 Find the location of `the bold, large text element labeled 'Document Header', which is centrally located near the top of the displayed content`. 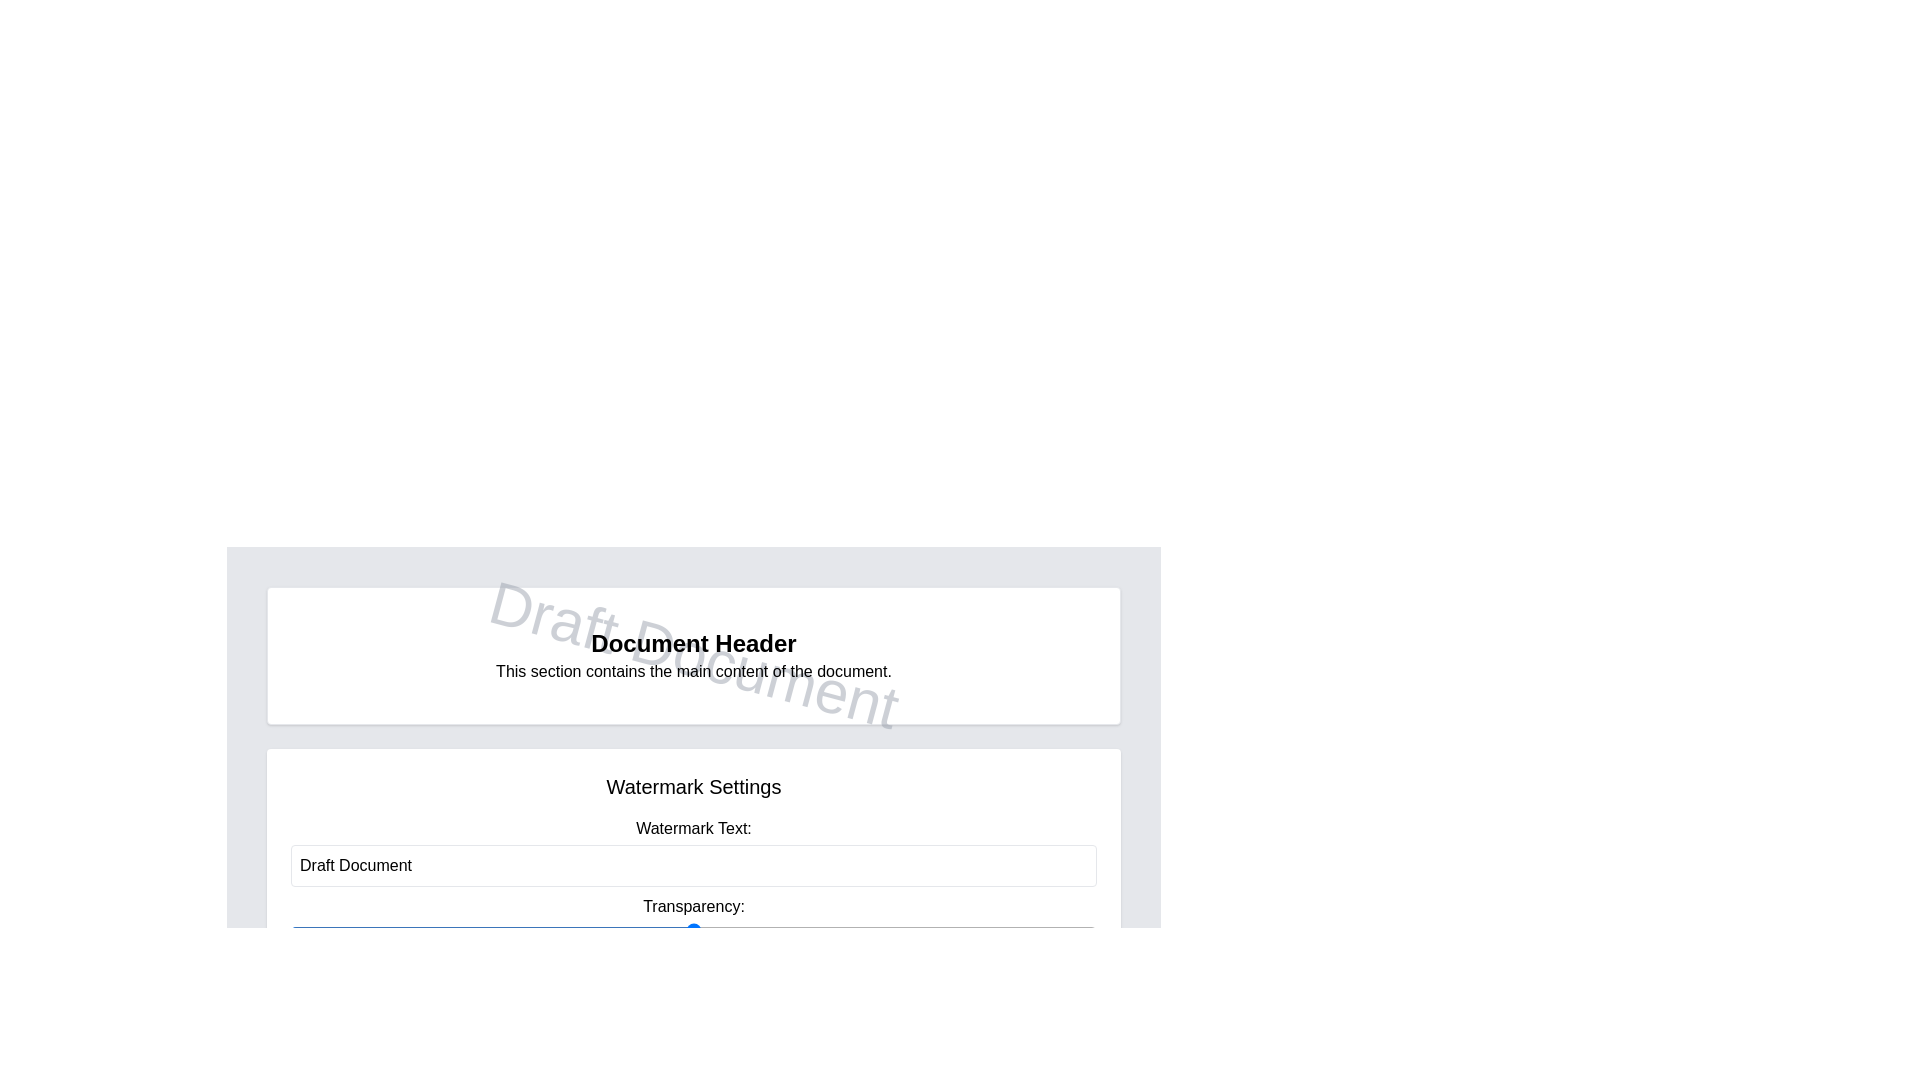

the bold, large text element labeled 'Document Header', which is centrally located near the top of the displayed content is located at coordinates (694, 644).